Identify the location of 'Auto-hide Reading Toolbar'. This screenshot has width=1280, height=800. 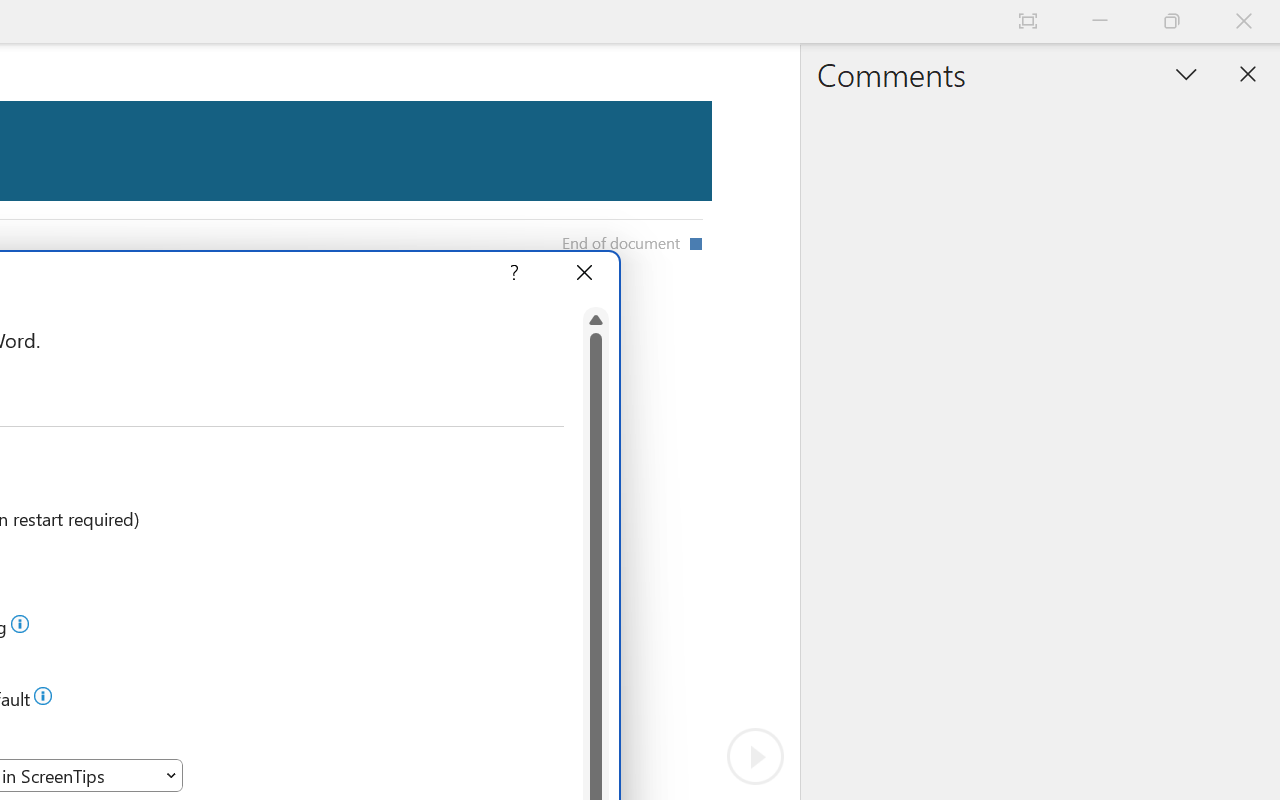
(1027, 21).